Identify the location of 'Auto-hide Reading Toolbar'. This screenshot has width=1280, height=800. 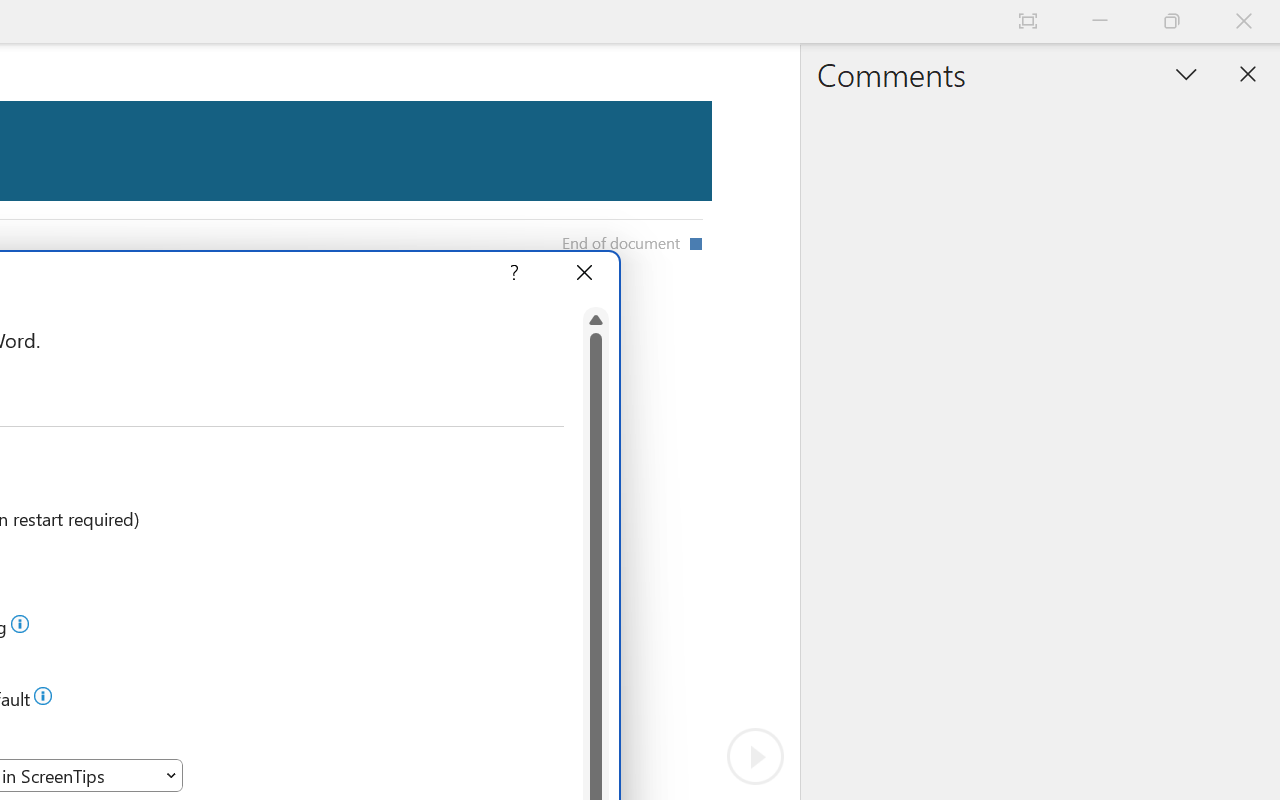
(1027, 21).